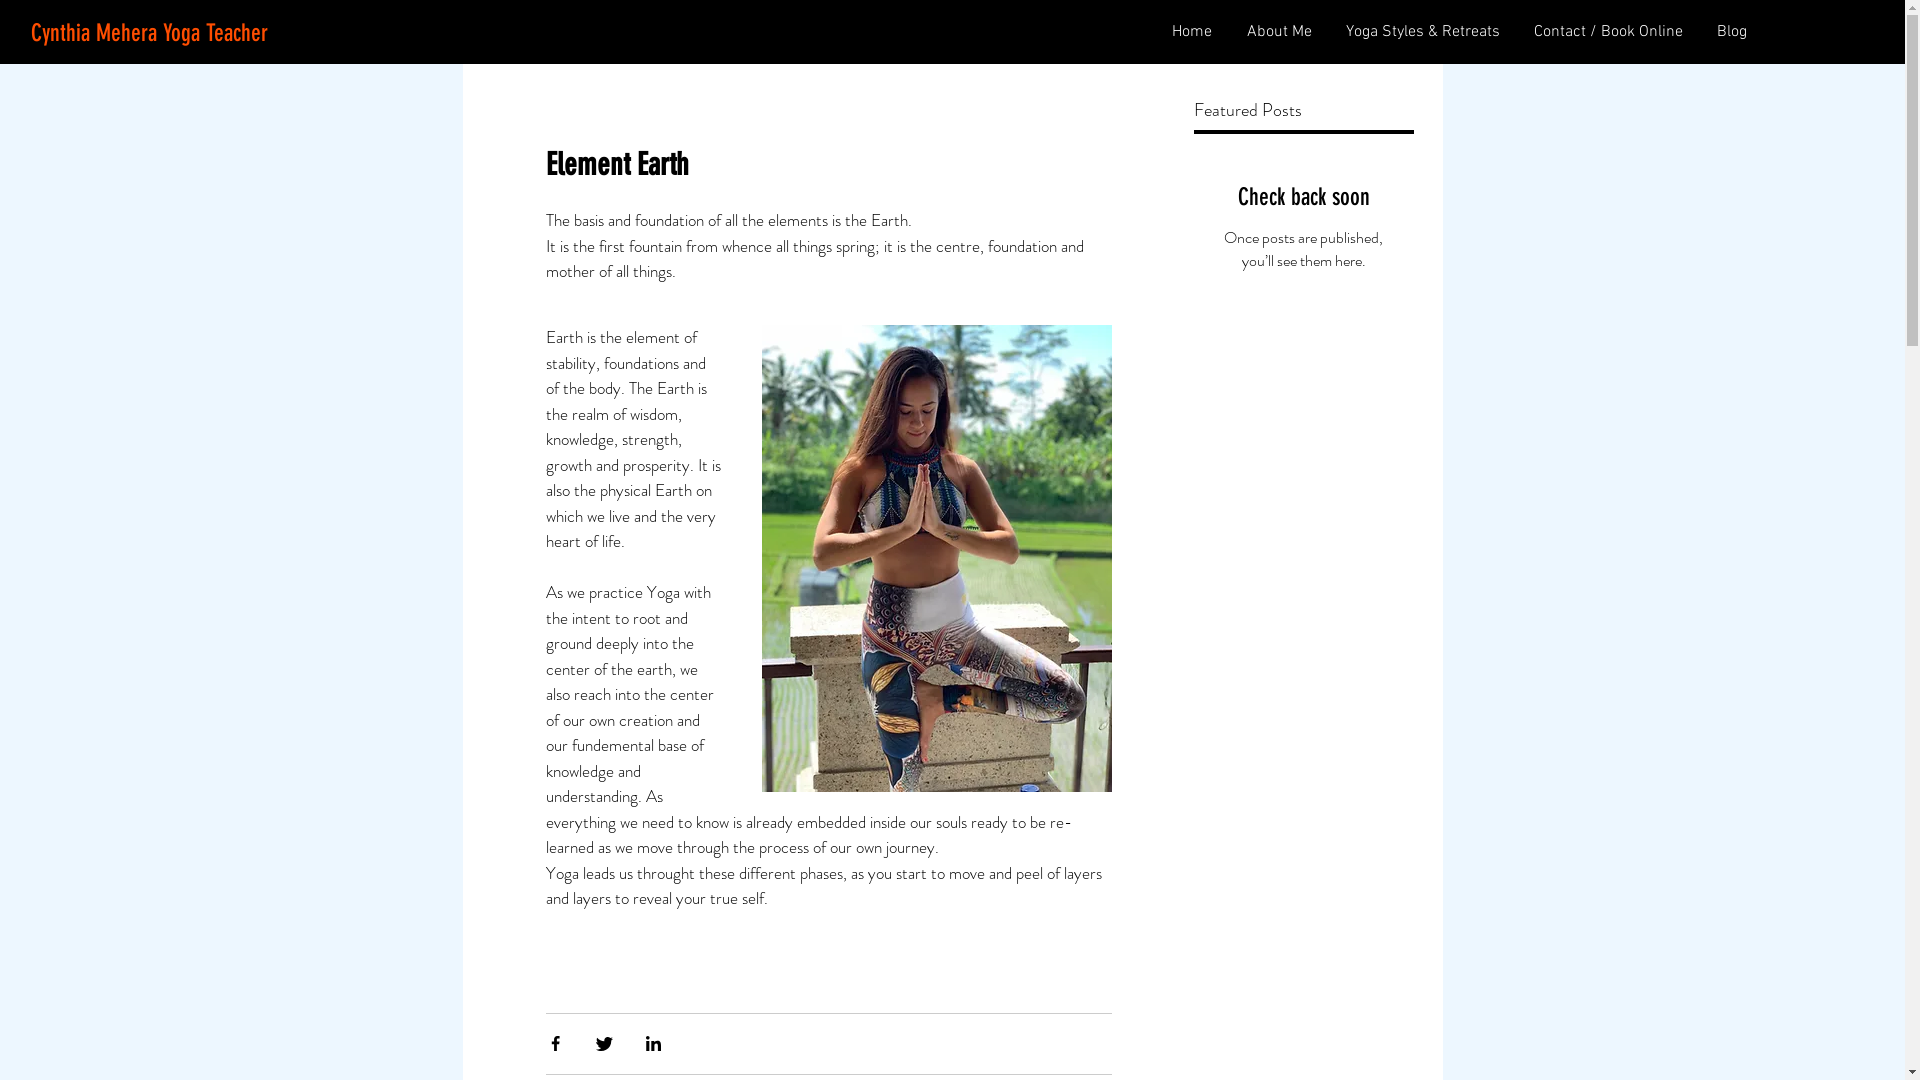  I want to click on 'Cynthia Mehera Yoga Teacher', so click(148, 34).